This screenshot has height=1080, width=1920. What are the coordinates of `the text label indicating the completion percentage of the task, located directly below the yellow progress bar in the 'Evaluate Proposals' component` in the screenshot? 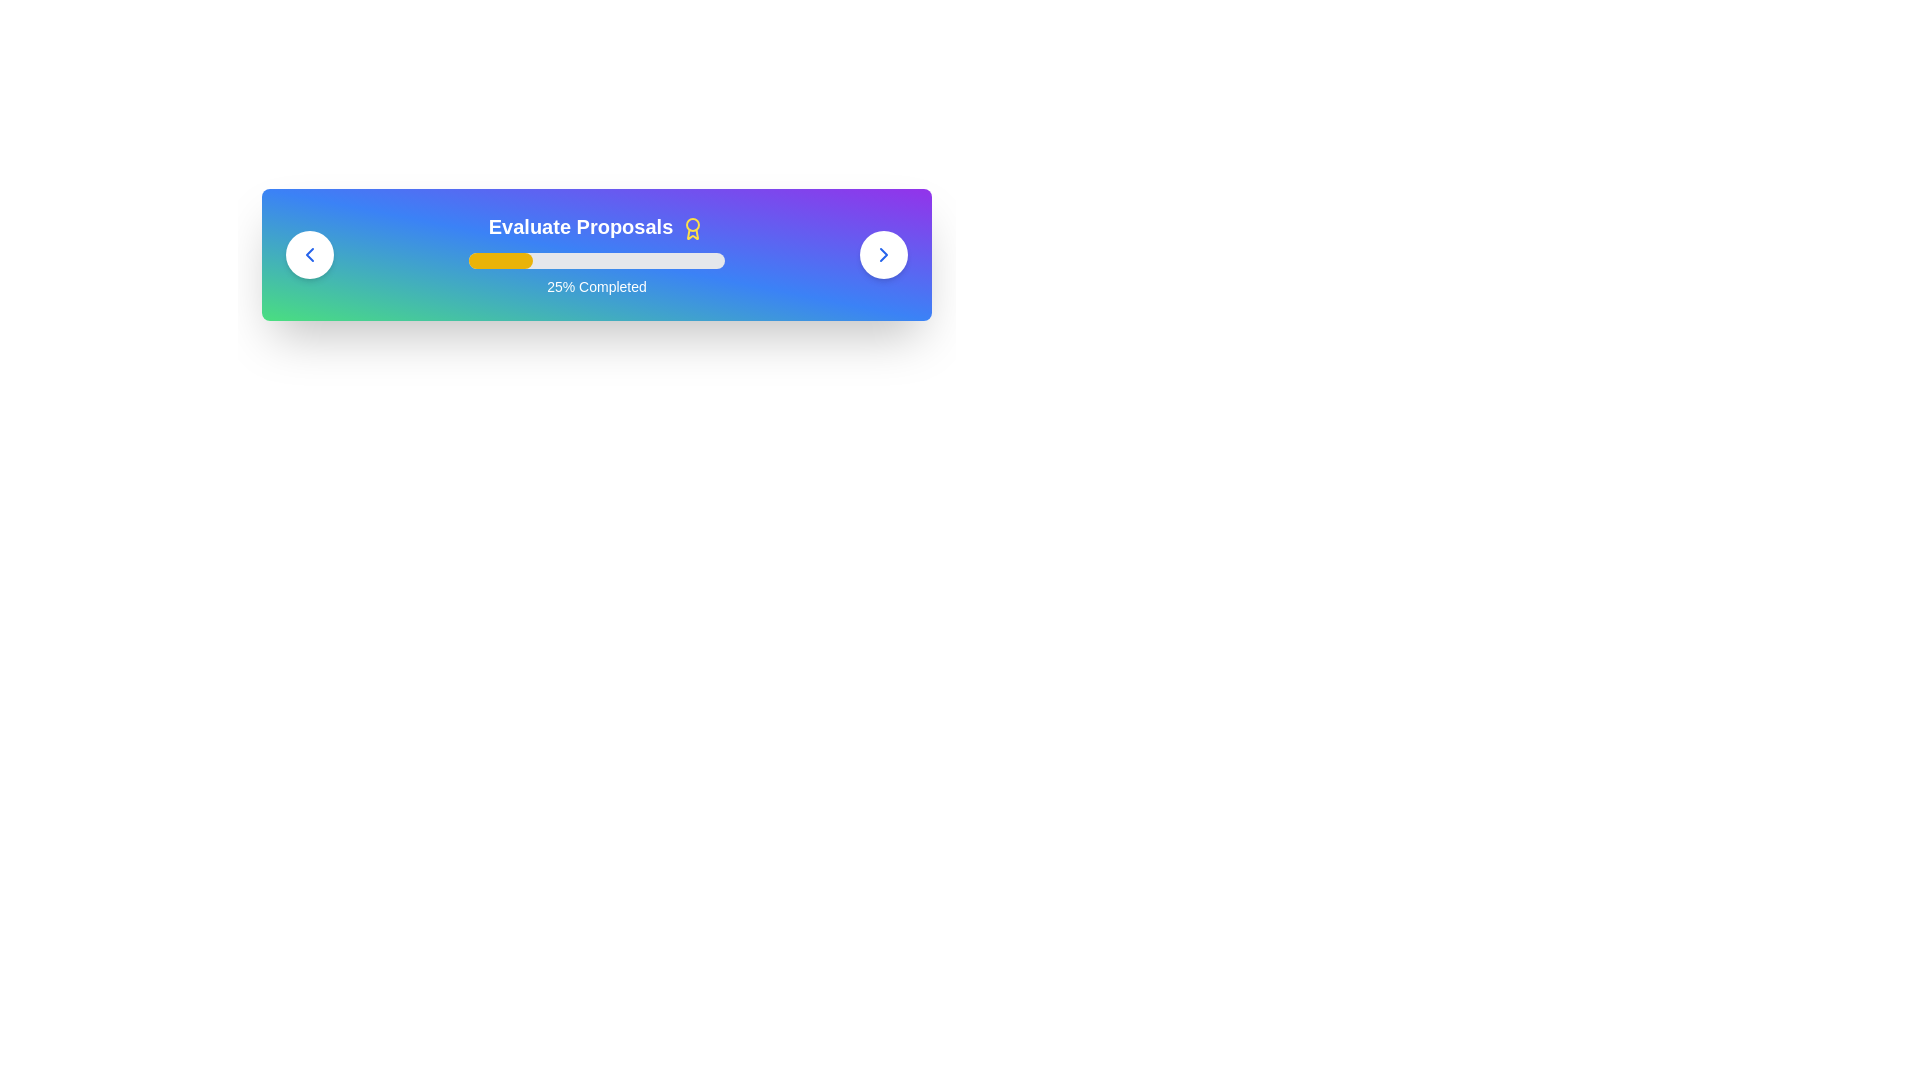 It's located at (595, 286).